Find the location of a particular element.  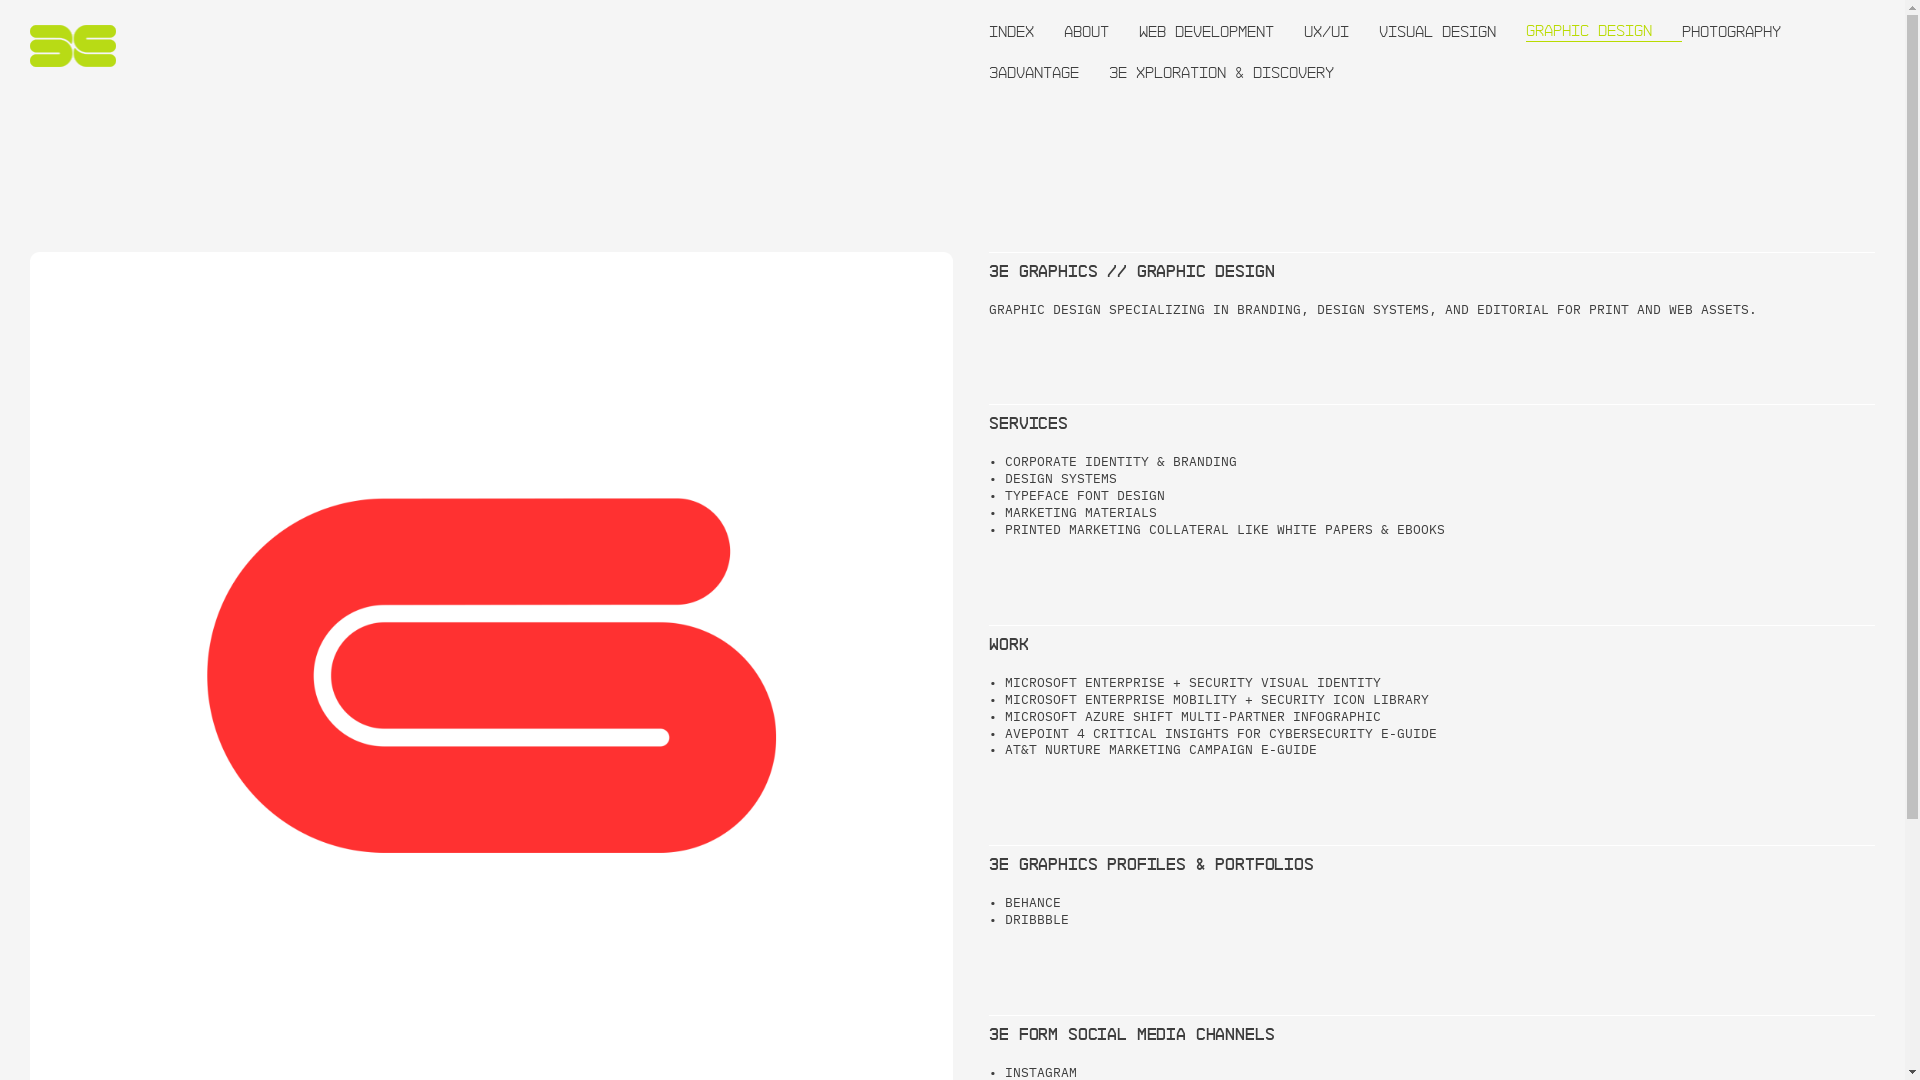

'WEB DEVELOPMENT' is located at coordinates (1220, 20).